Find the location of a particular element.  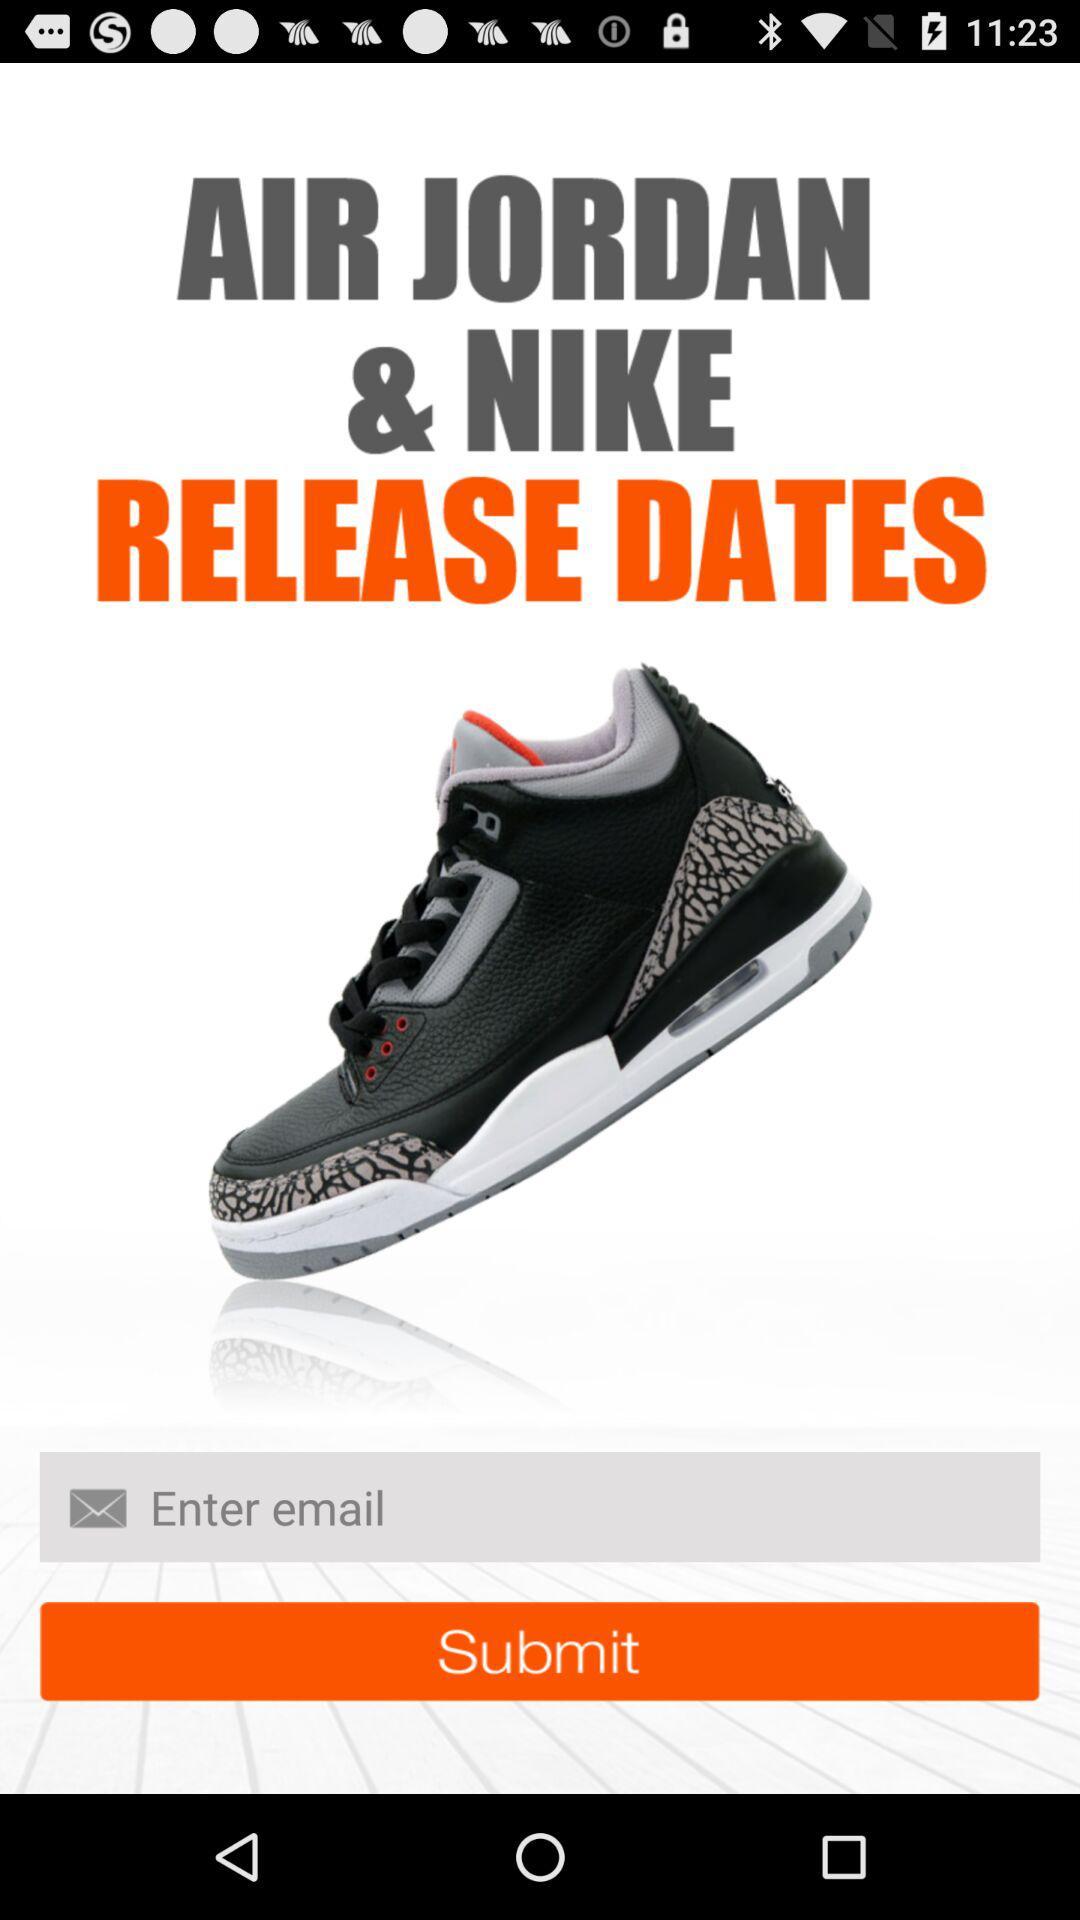

submit button is located at coordinates (540, 1651).